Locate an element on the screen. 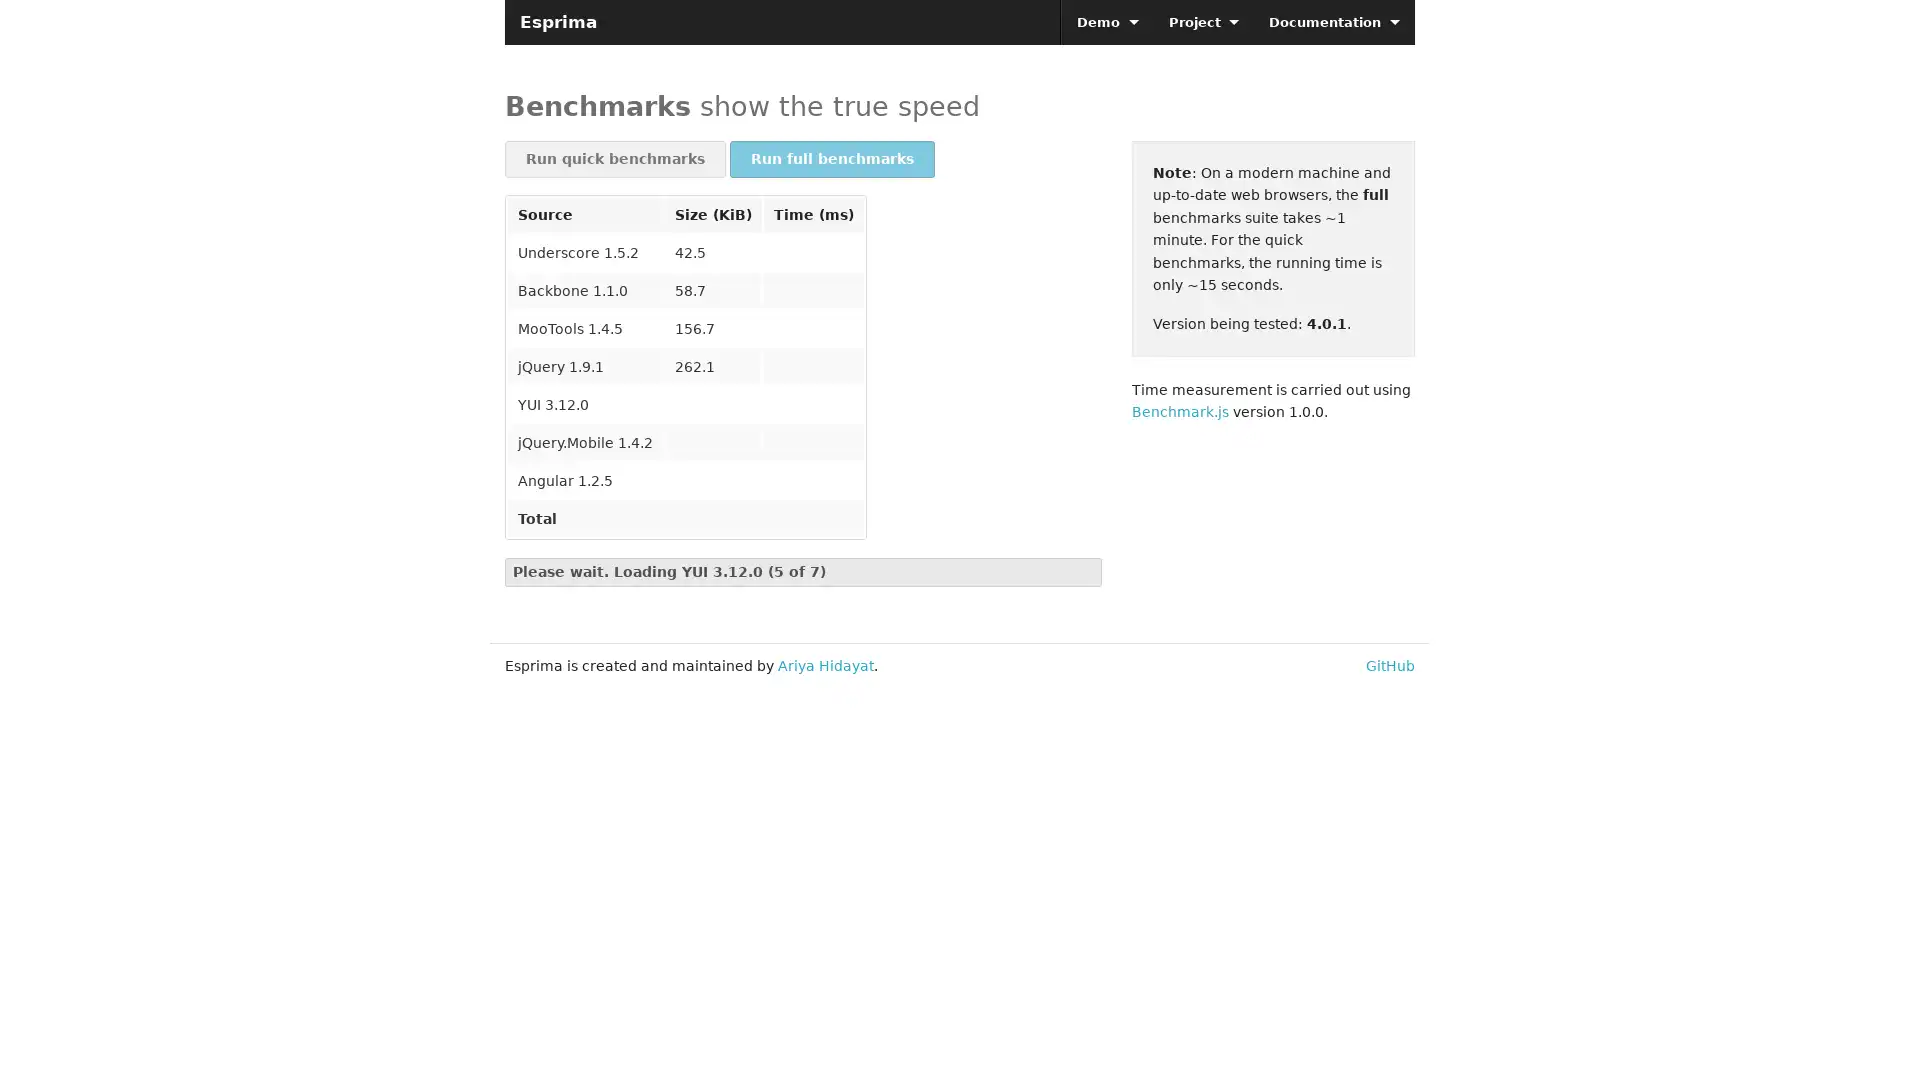 This screenshot has height=1080, width=1920. Run quick benchmarks is located at coordinates (614, 158).